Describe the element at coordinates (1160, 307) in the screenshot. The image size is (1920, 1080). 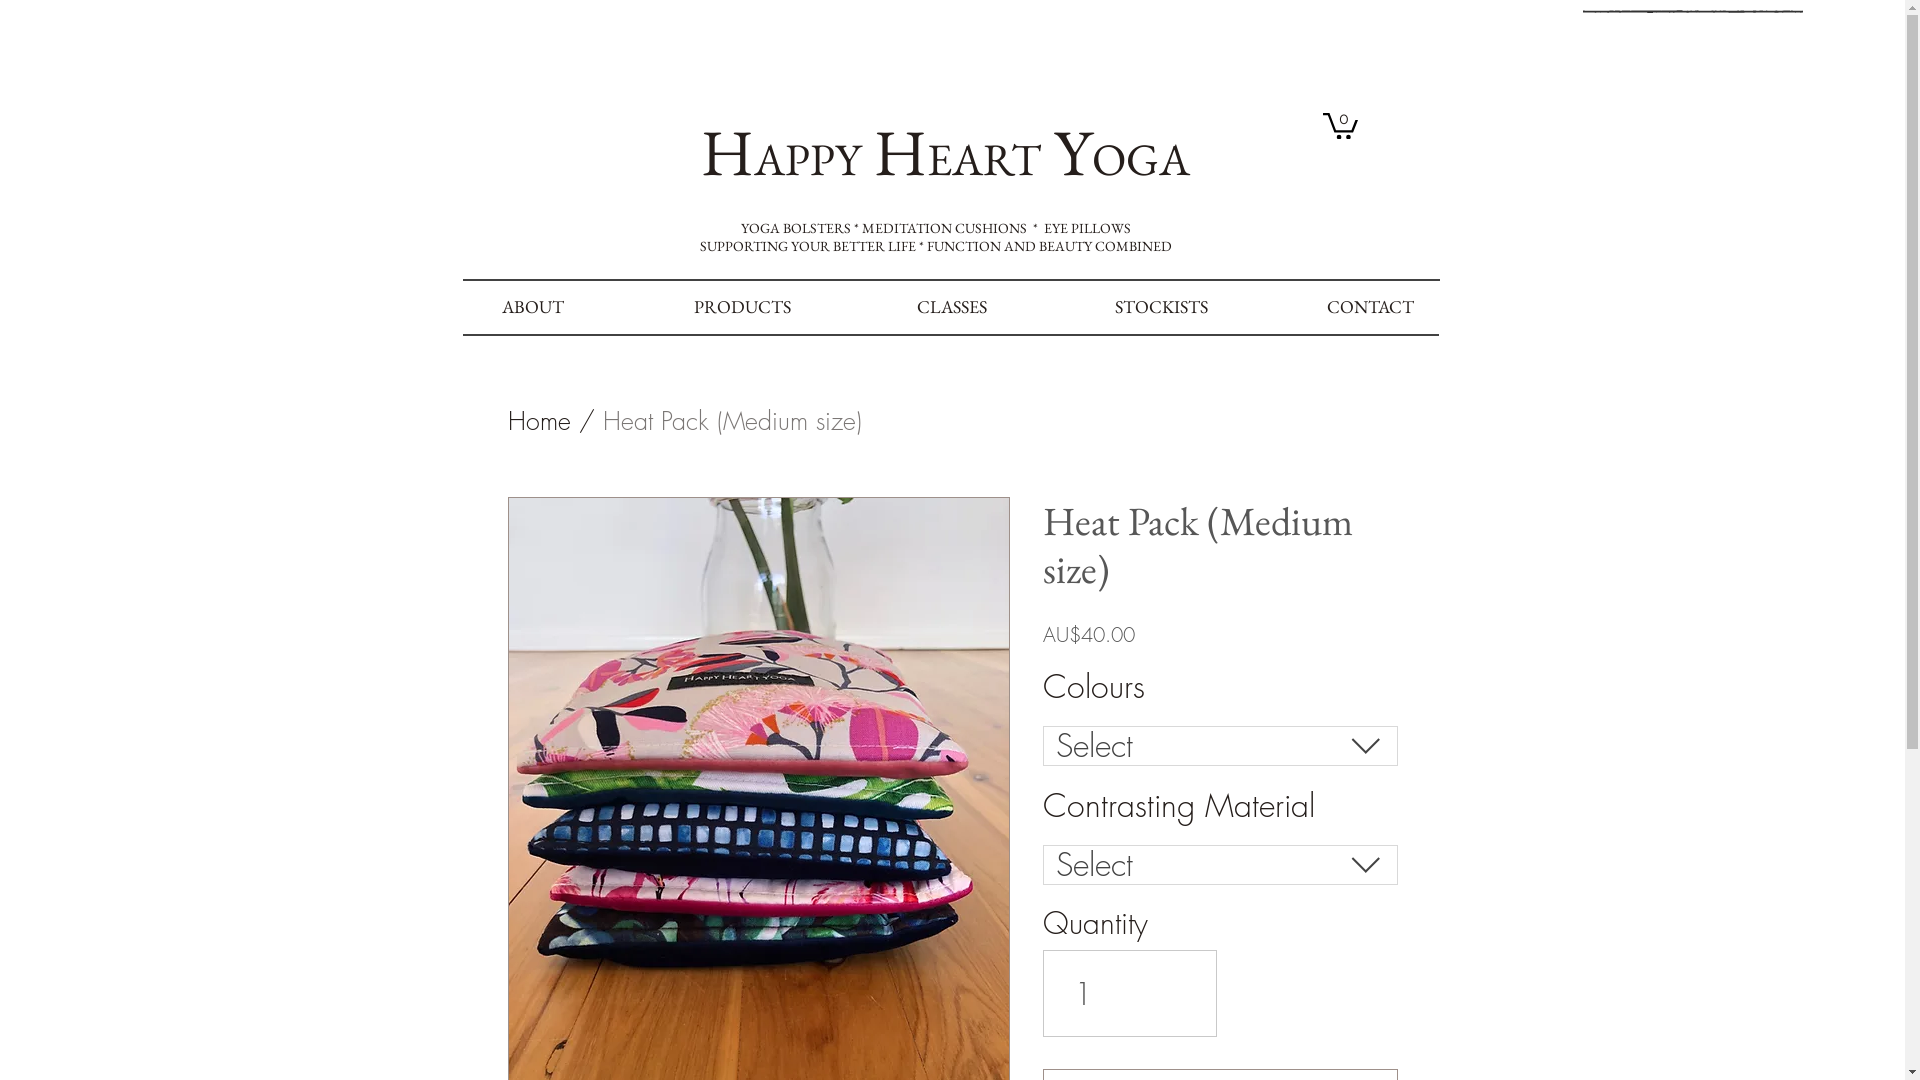
I see `'STOCKISTS'` at that location.